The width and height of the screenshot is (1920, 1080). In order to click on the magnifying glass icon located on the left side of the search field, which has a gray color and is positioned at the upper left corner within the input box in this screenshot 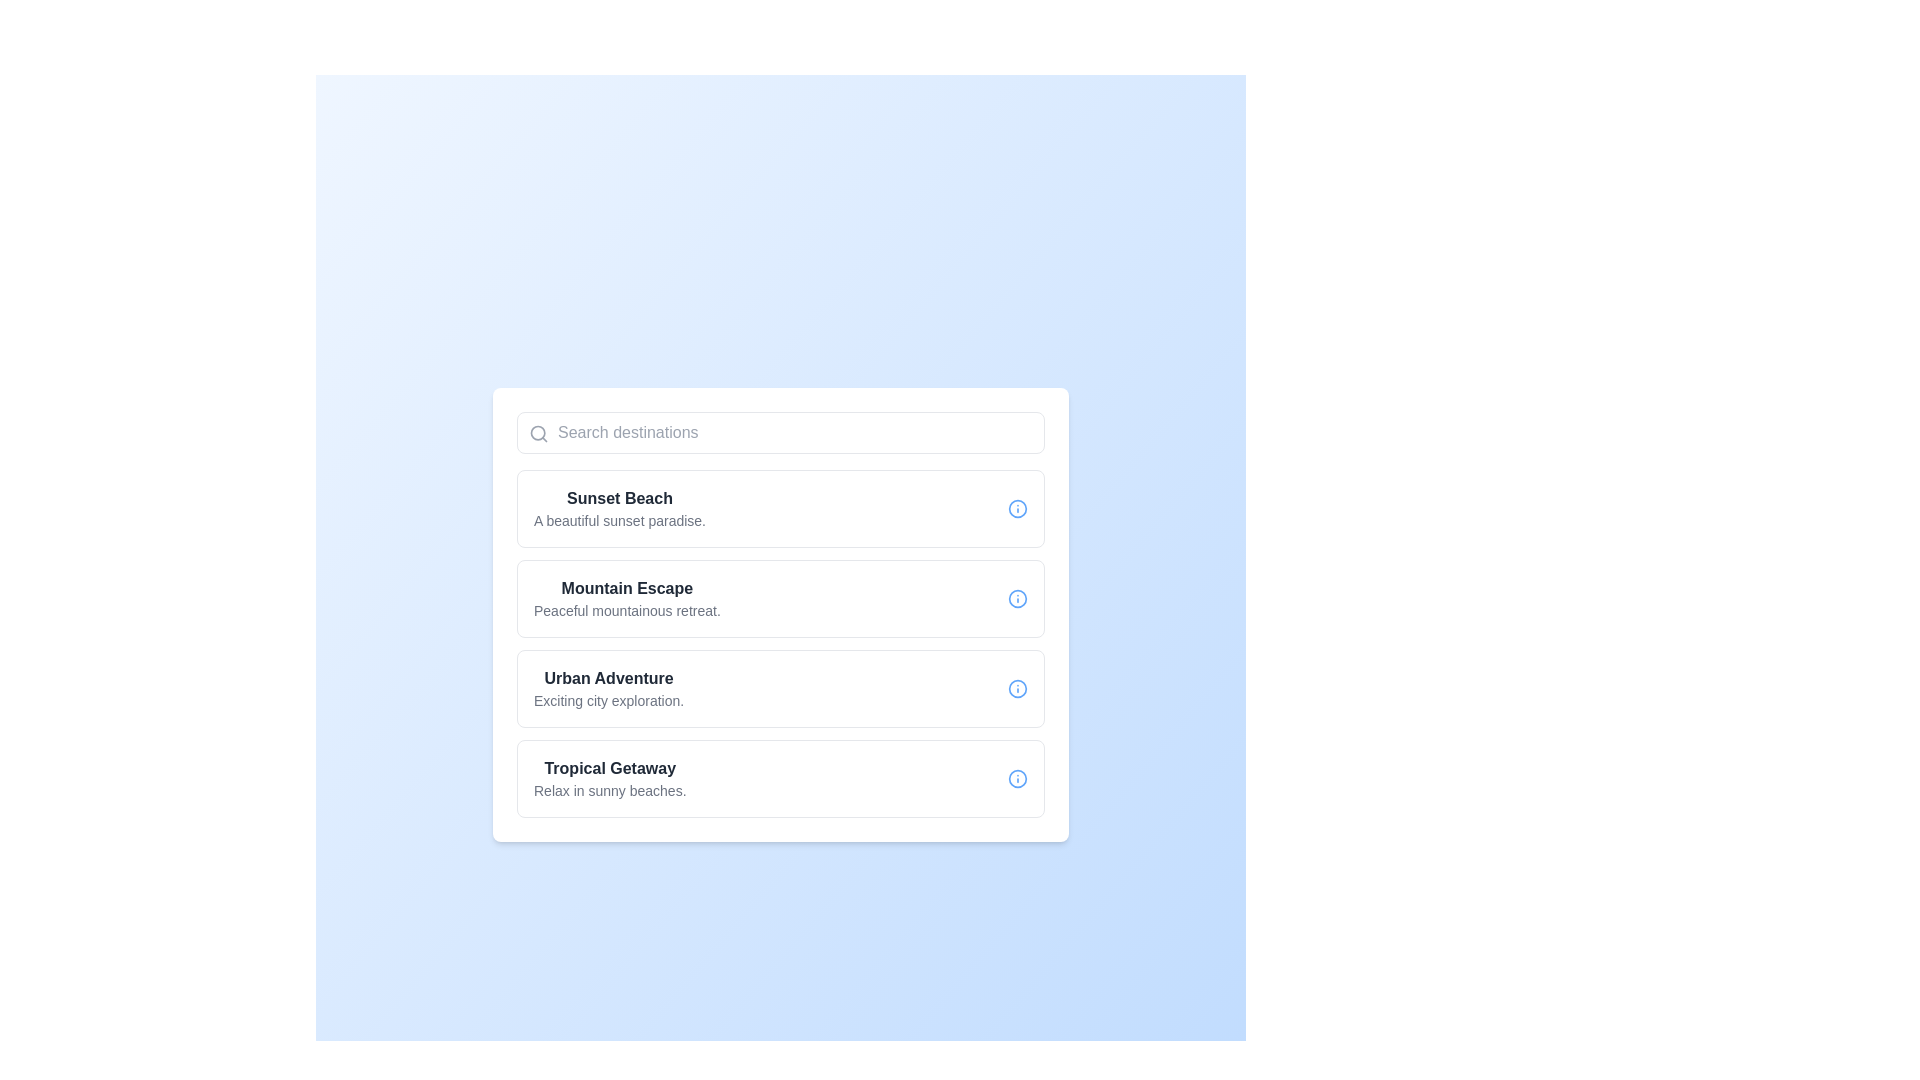, I will do `click(538, 433)`.